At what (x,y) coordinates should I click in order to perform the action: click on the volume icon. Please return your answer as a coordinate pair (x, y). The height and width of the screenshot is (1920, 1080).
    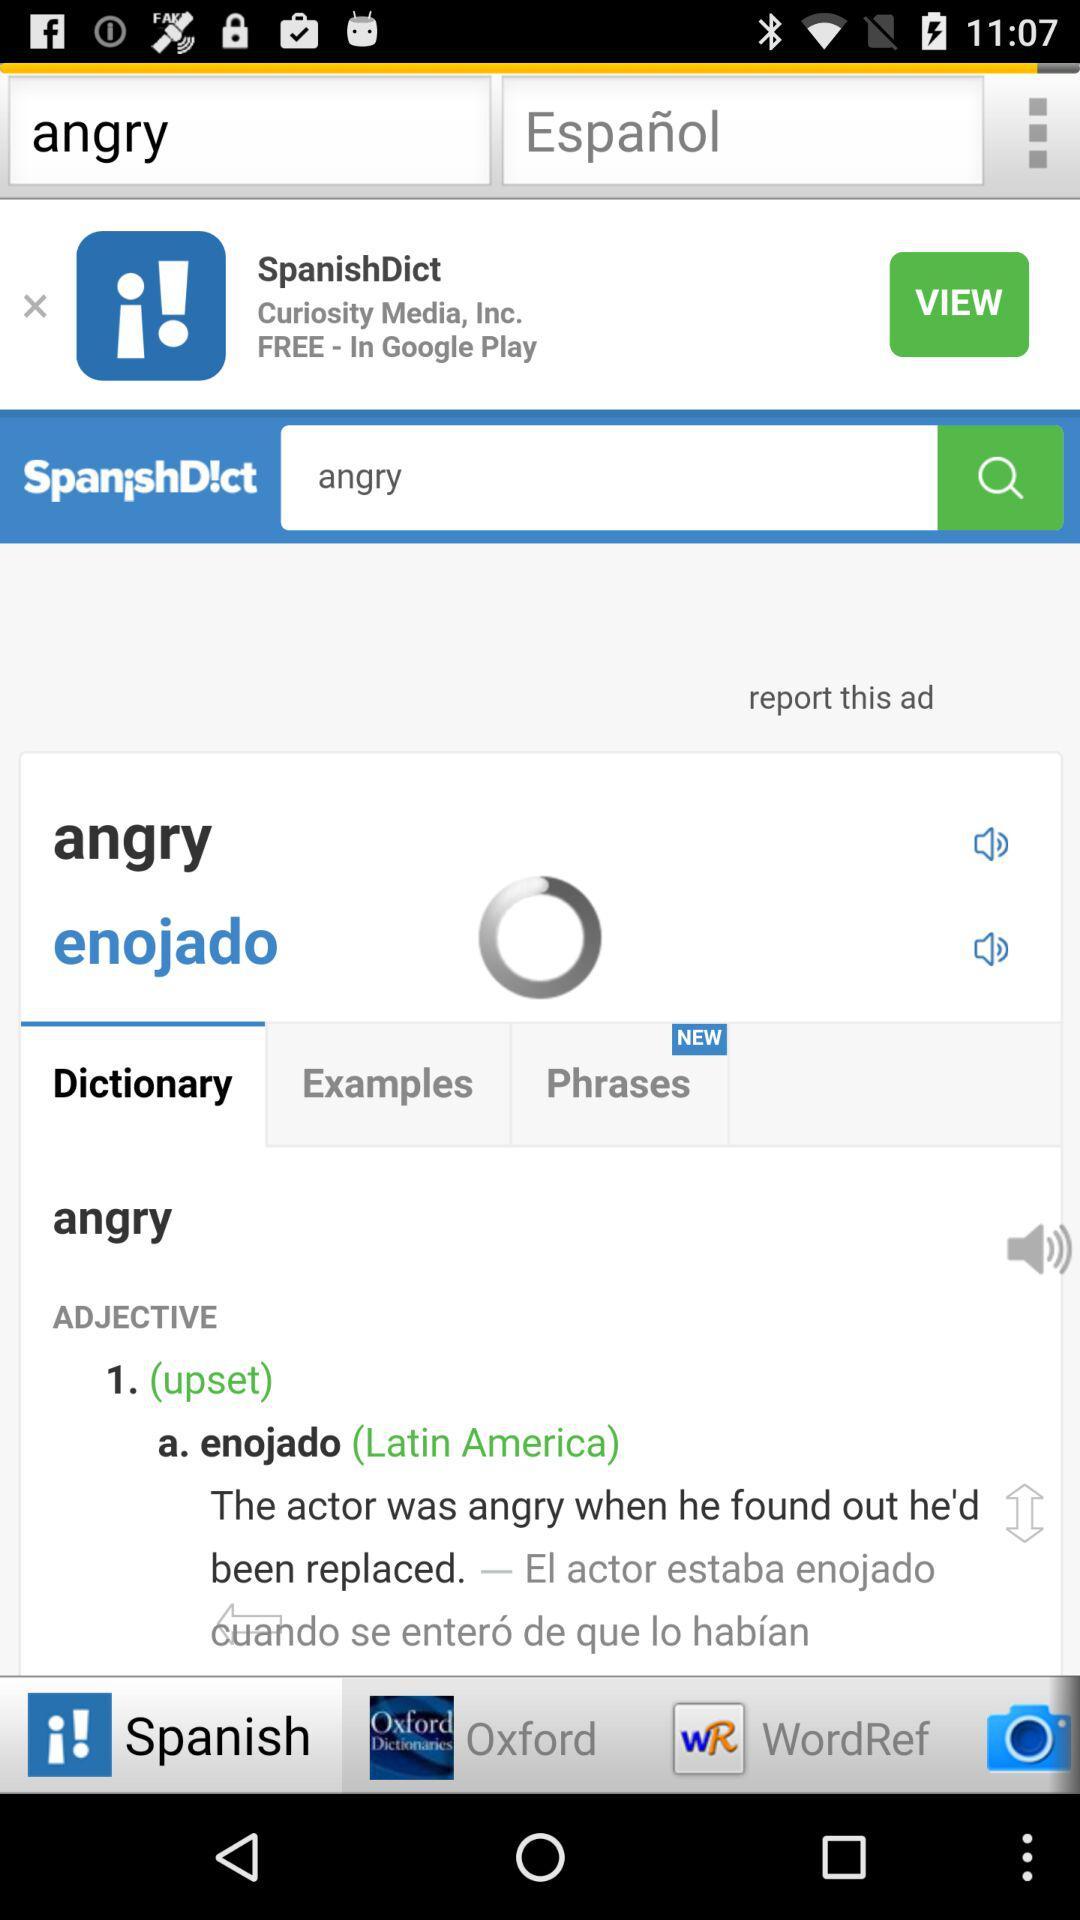
    Looking at the image, I should click on (1036, 1335).